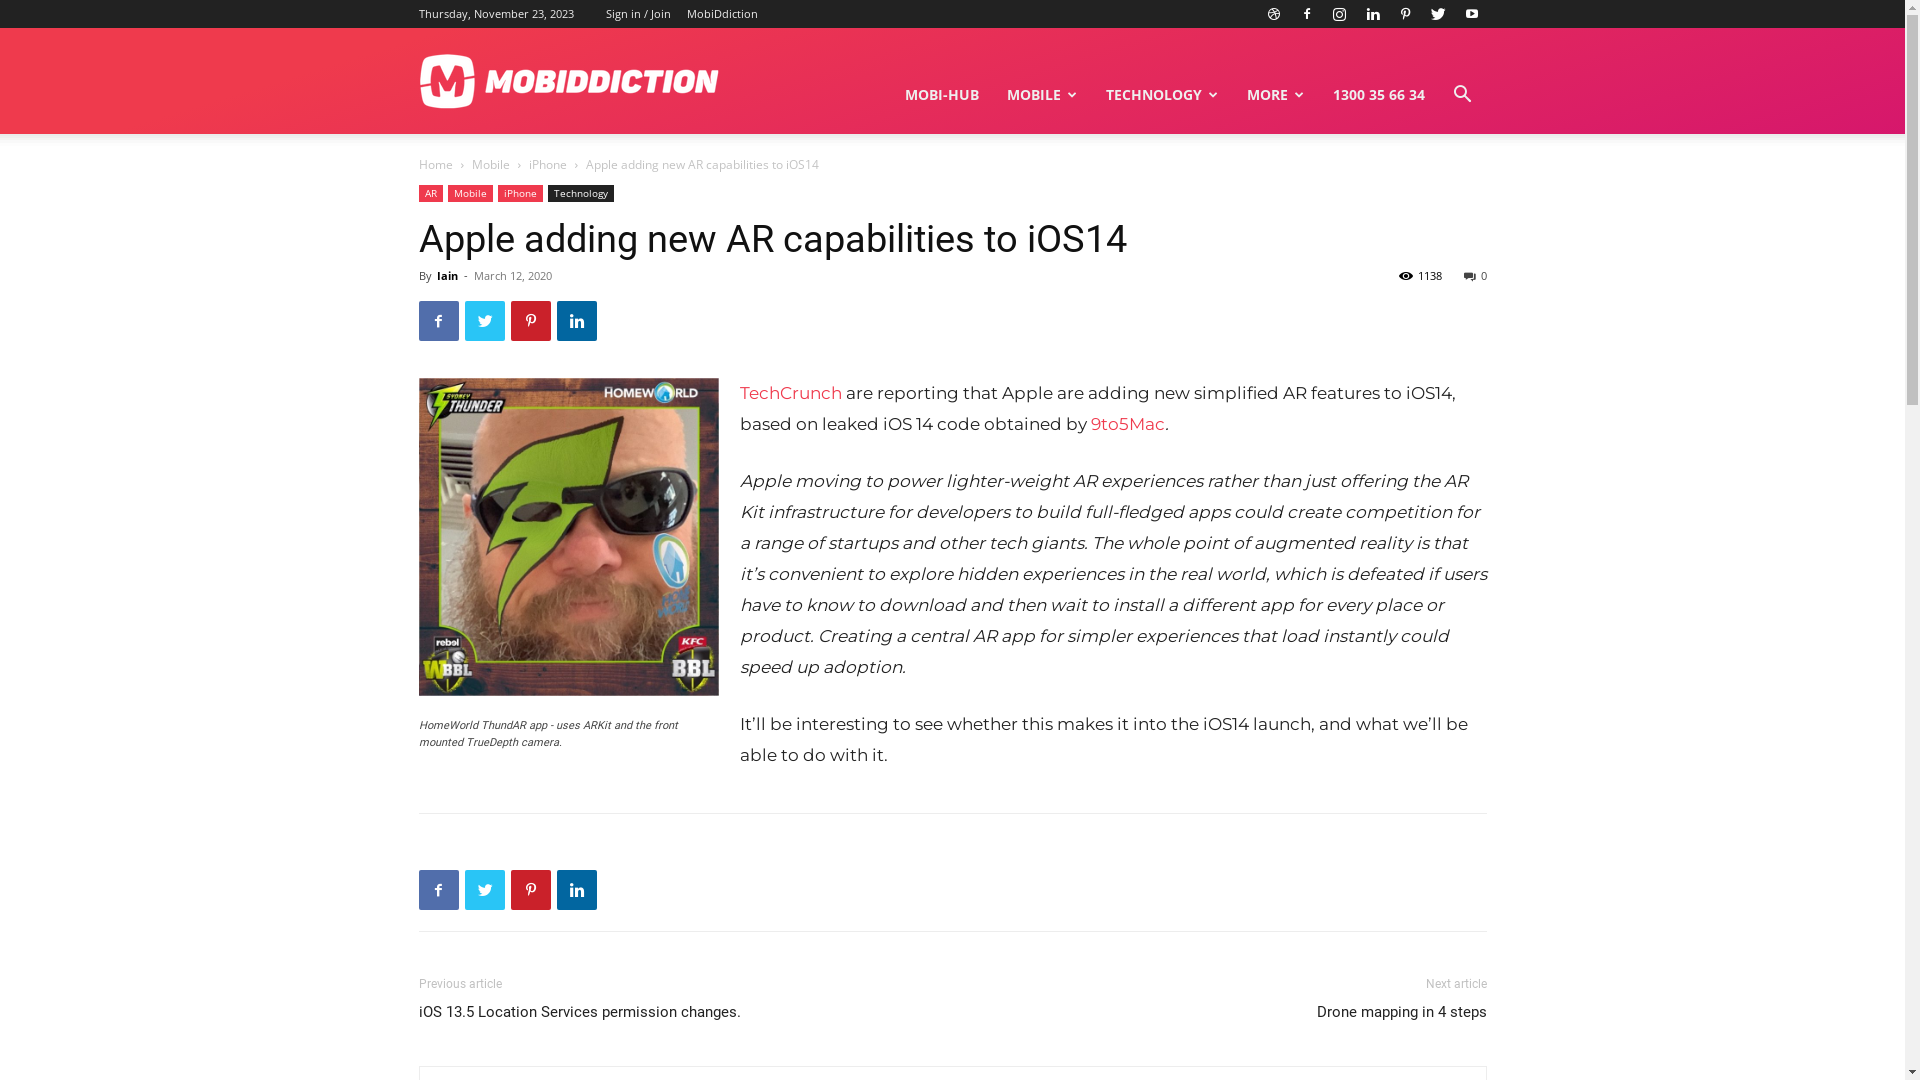 The width and height of the screenshot is (1920, 1080). Describe the element at coordinates (445, 275) in the screenshot. I see `'Iain'` at that location.